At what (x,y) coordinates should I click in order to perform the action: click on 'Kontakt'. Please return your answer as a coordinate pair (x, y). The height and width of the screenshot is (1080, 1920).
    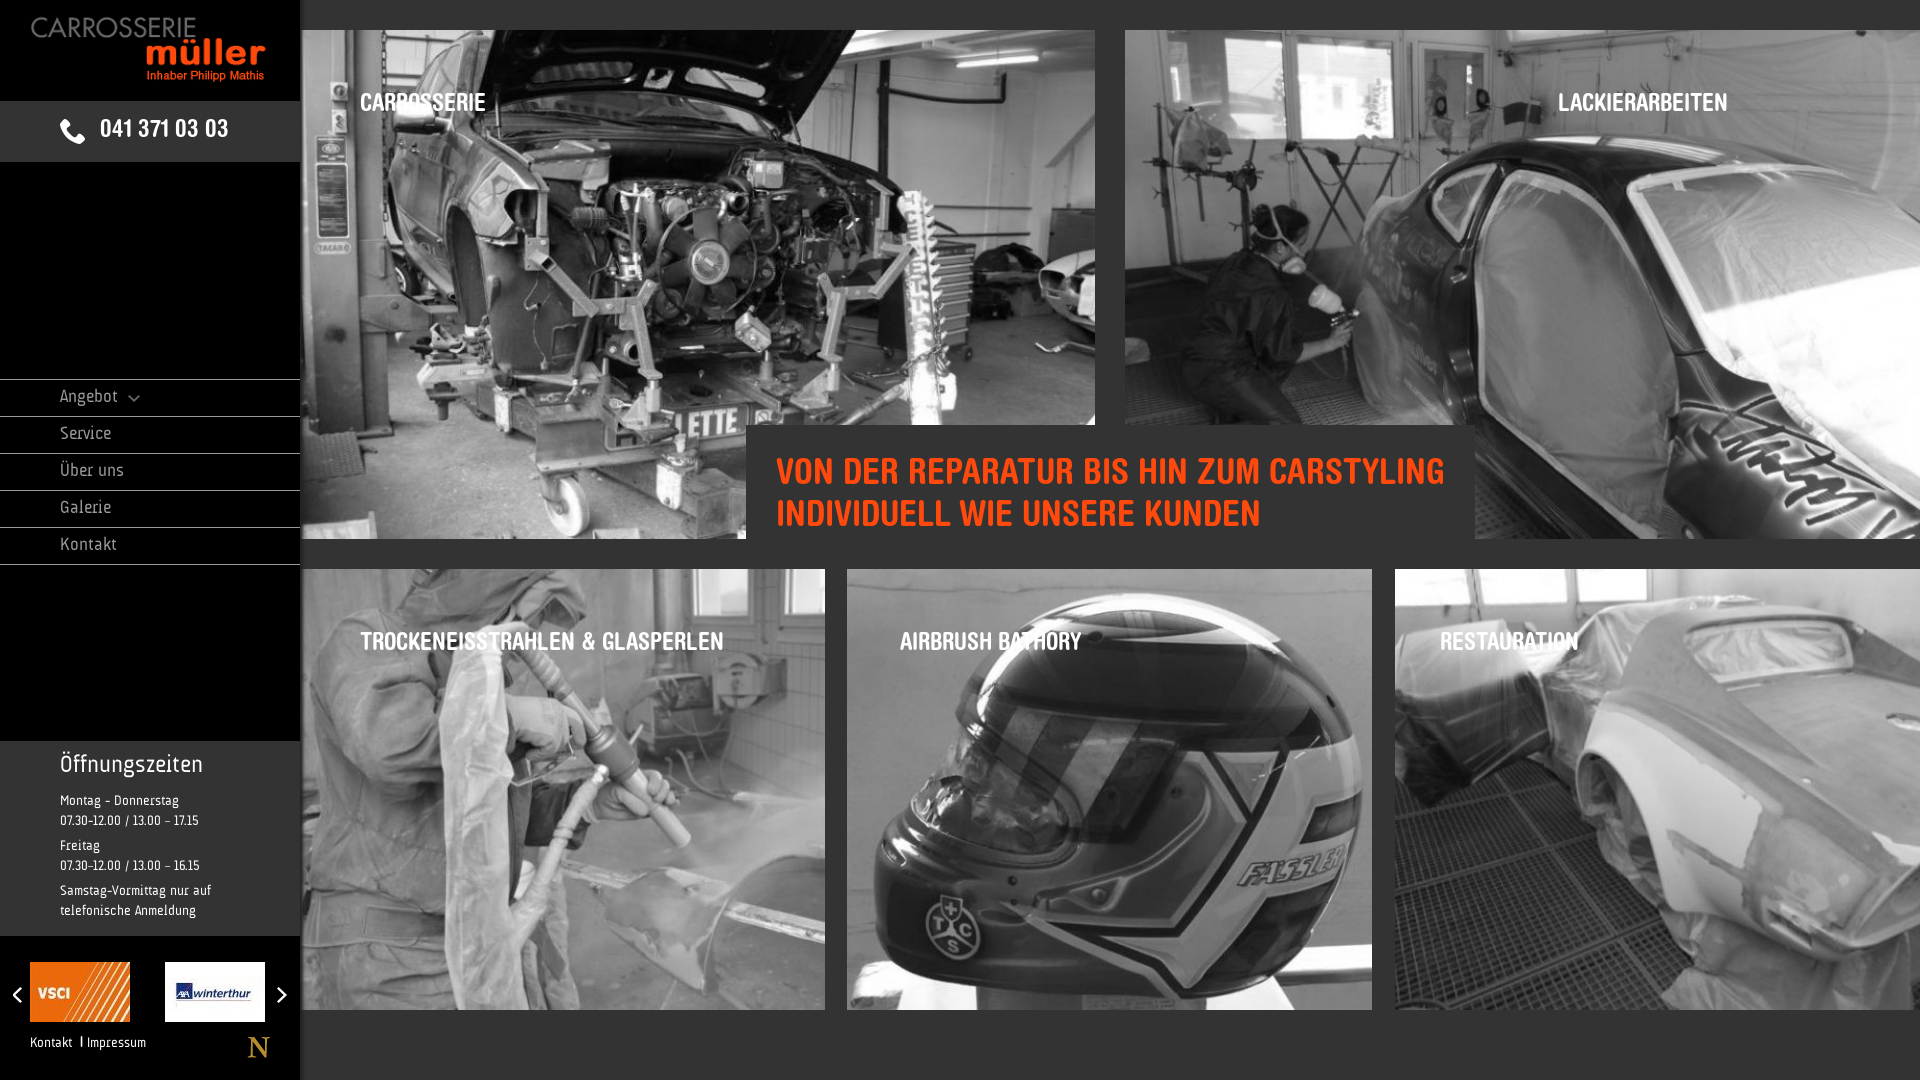
    Looking at the image, I should click on (51, 1041).